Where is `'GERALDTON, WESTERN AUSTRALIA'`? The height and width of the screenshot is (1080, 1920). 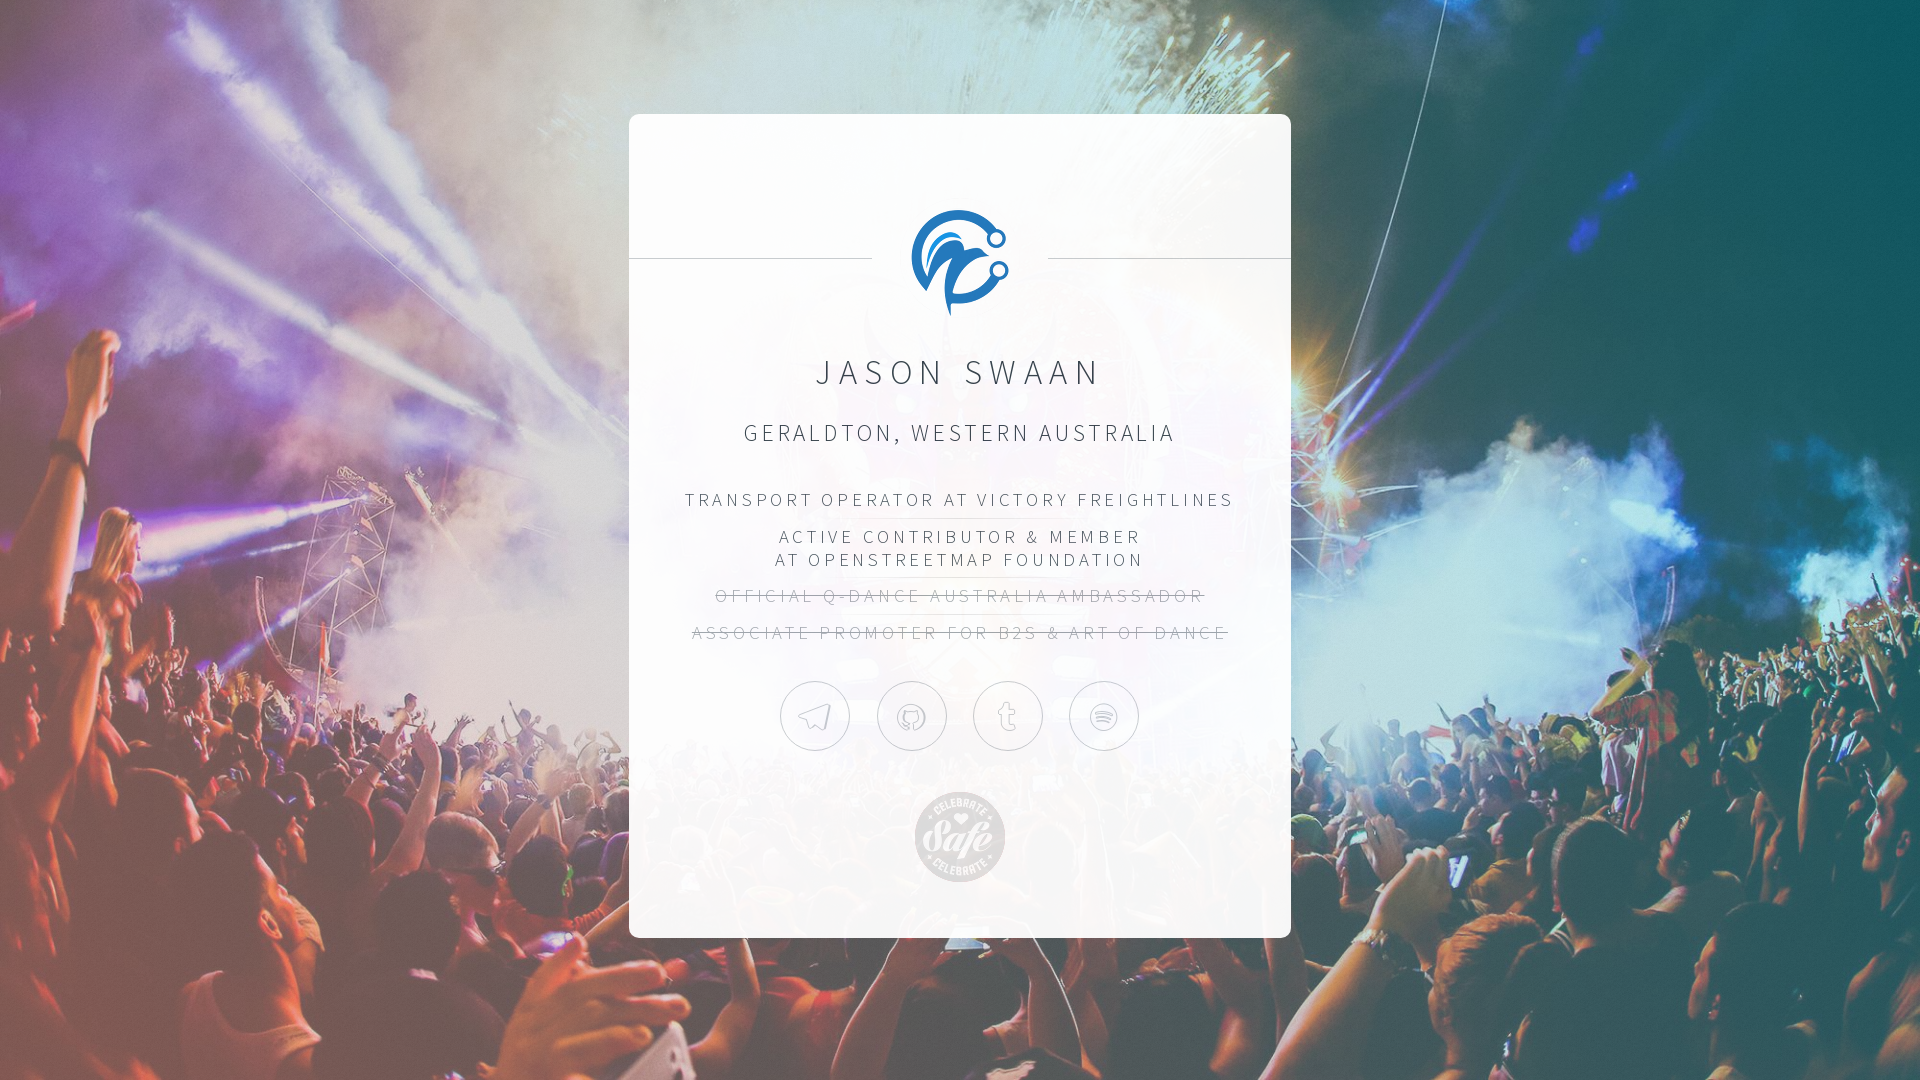 'GERALDTON, WESTERN AUSTRALIA' is located at coordinates (960, 431).